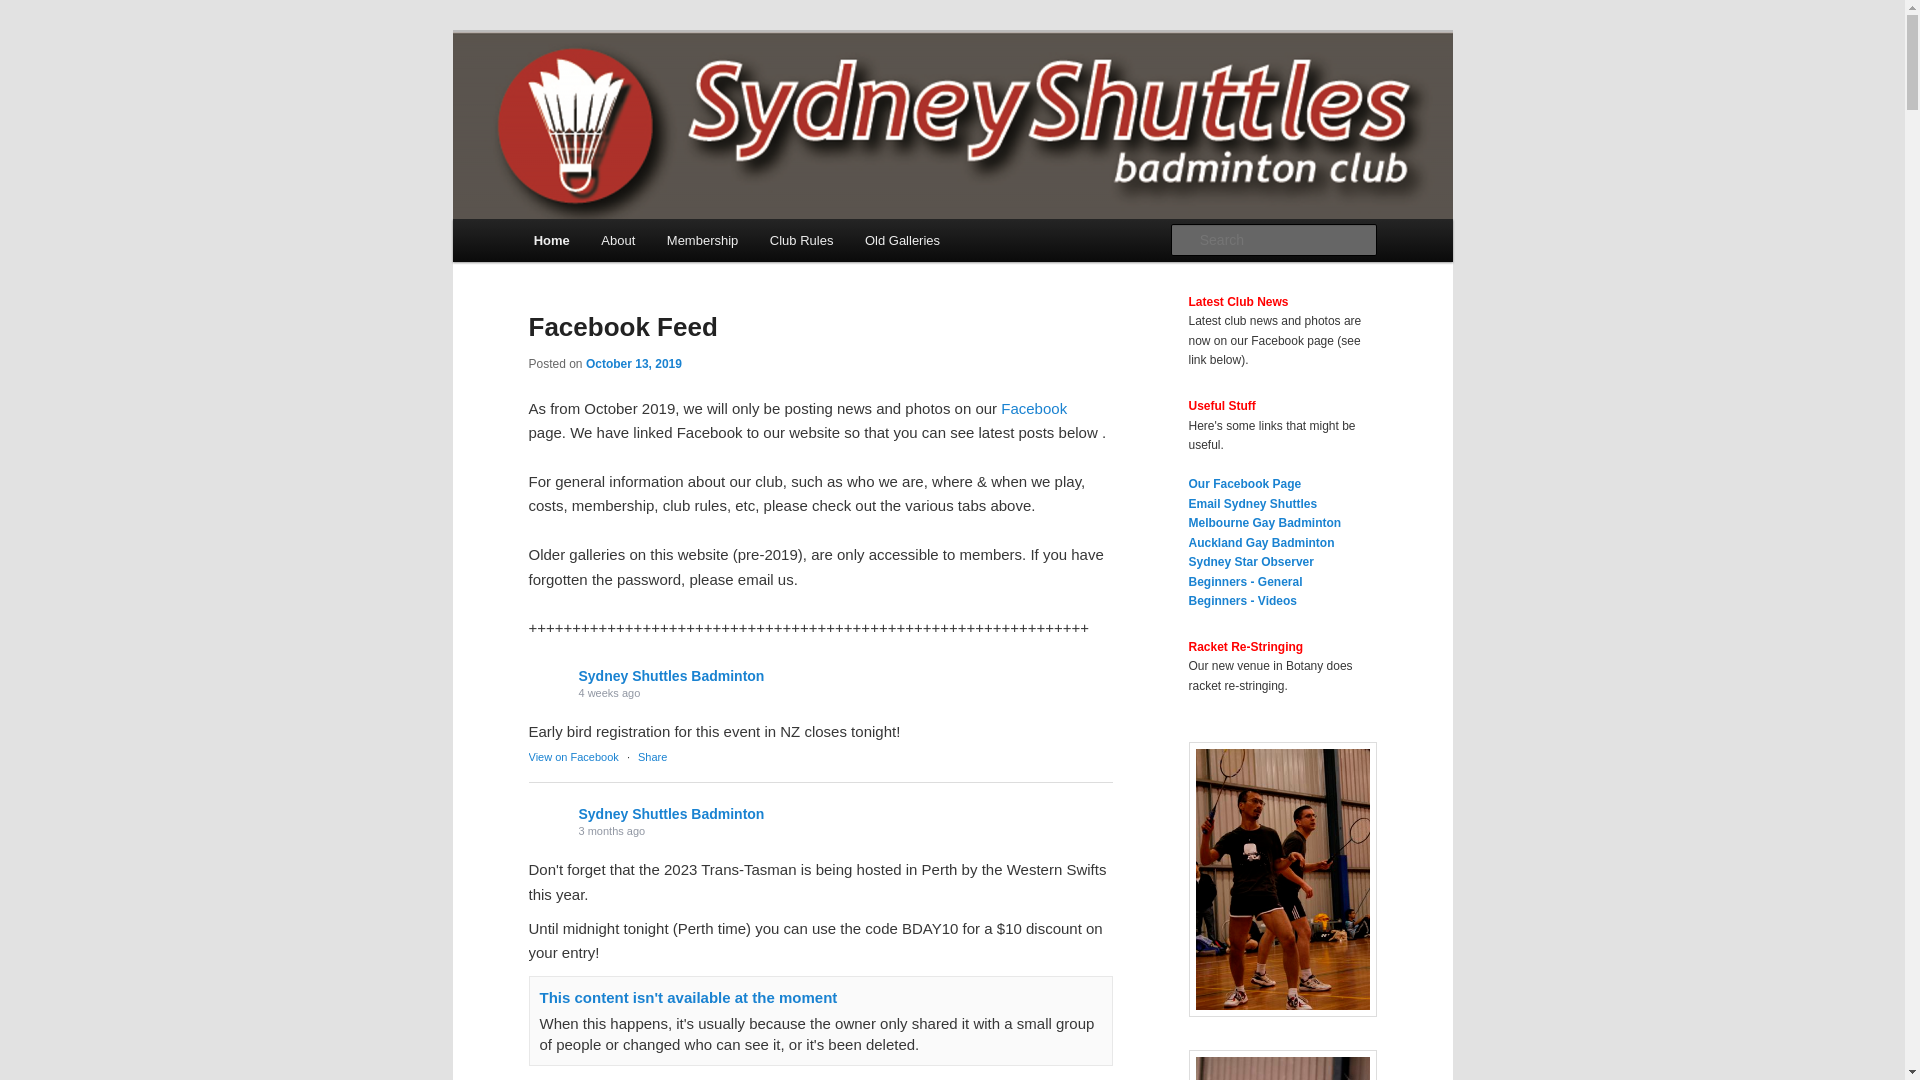 Image resolution: width=1920 pixels, height=1080 pixels. I want to click on 'Sydney Shuttles Badminton', so click(671, 813).